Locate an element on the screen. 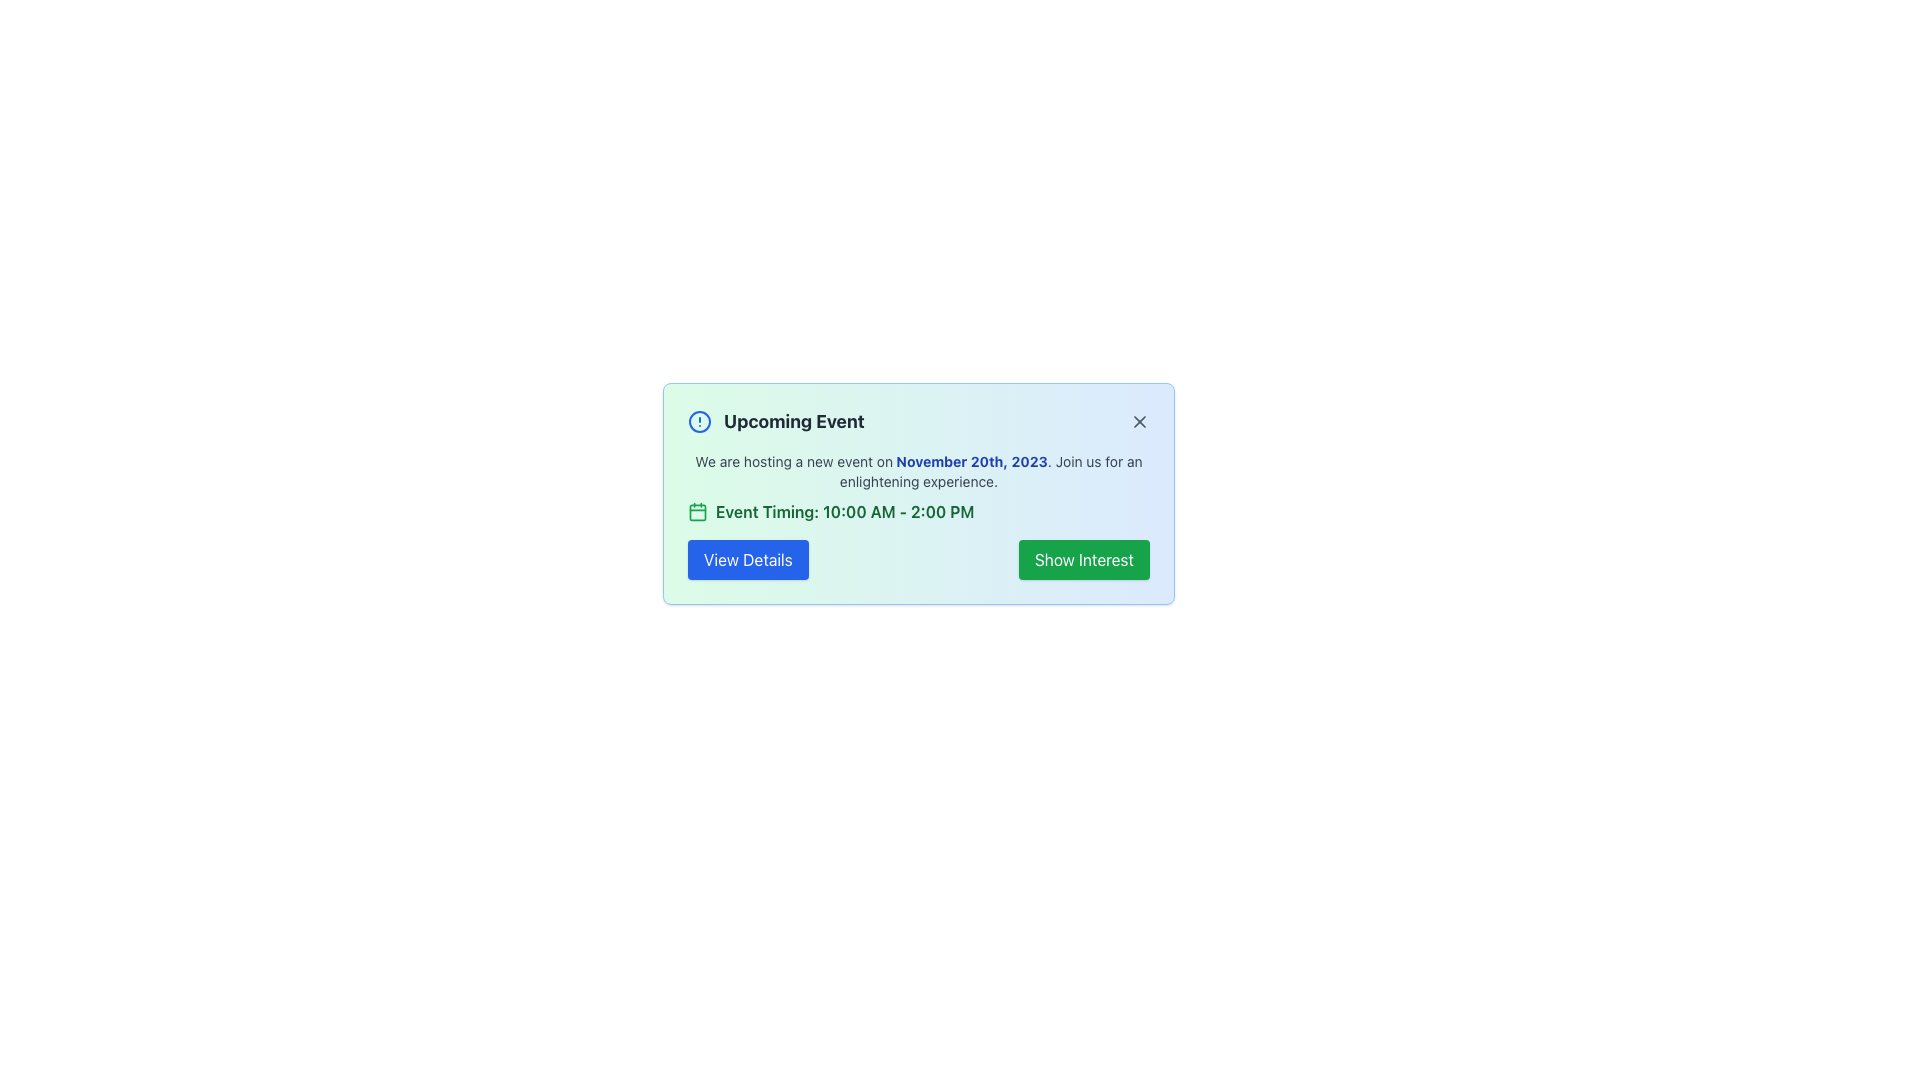 This screenshot has width=1920, height=1080. the text label displaying 'Upcoming Event', which is styled with a large bold font in dark gray and is positioned to the right of a blue alert icon is located at coordinates (793, 420).